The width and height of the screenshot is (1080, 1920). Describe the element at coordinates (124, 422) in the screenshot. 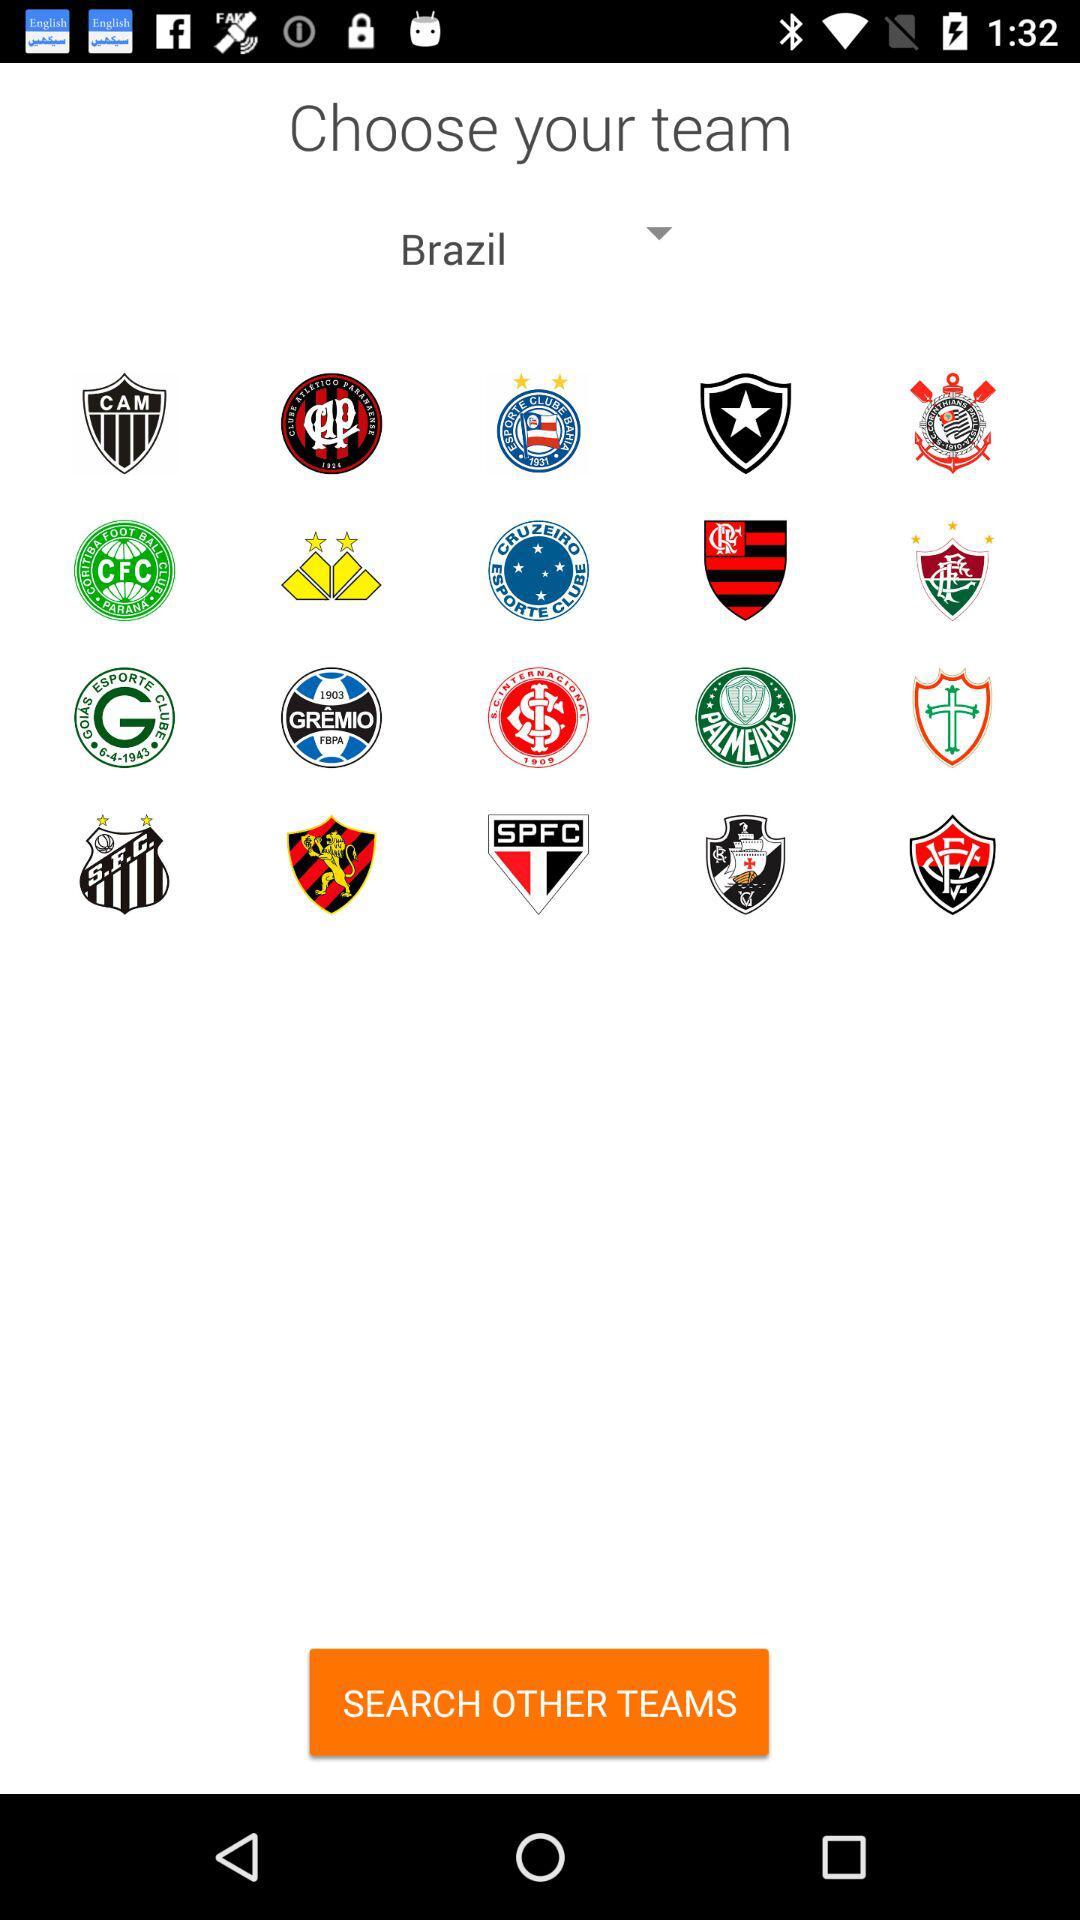

I see `choose team` at that location.